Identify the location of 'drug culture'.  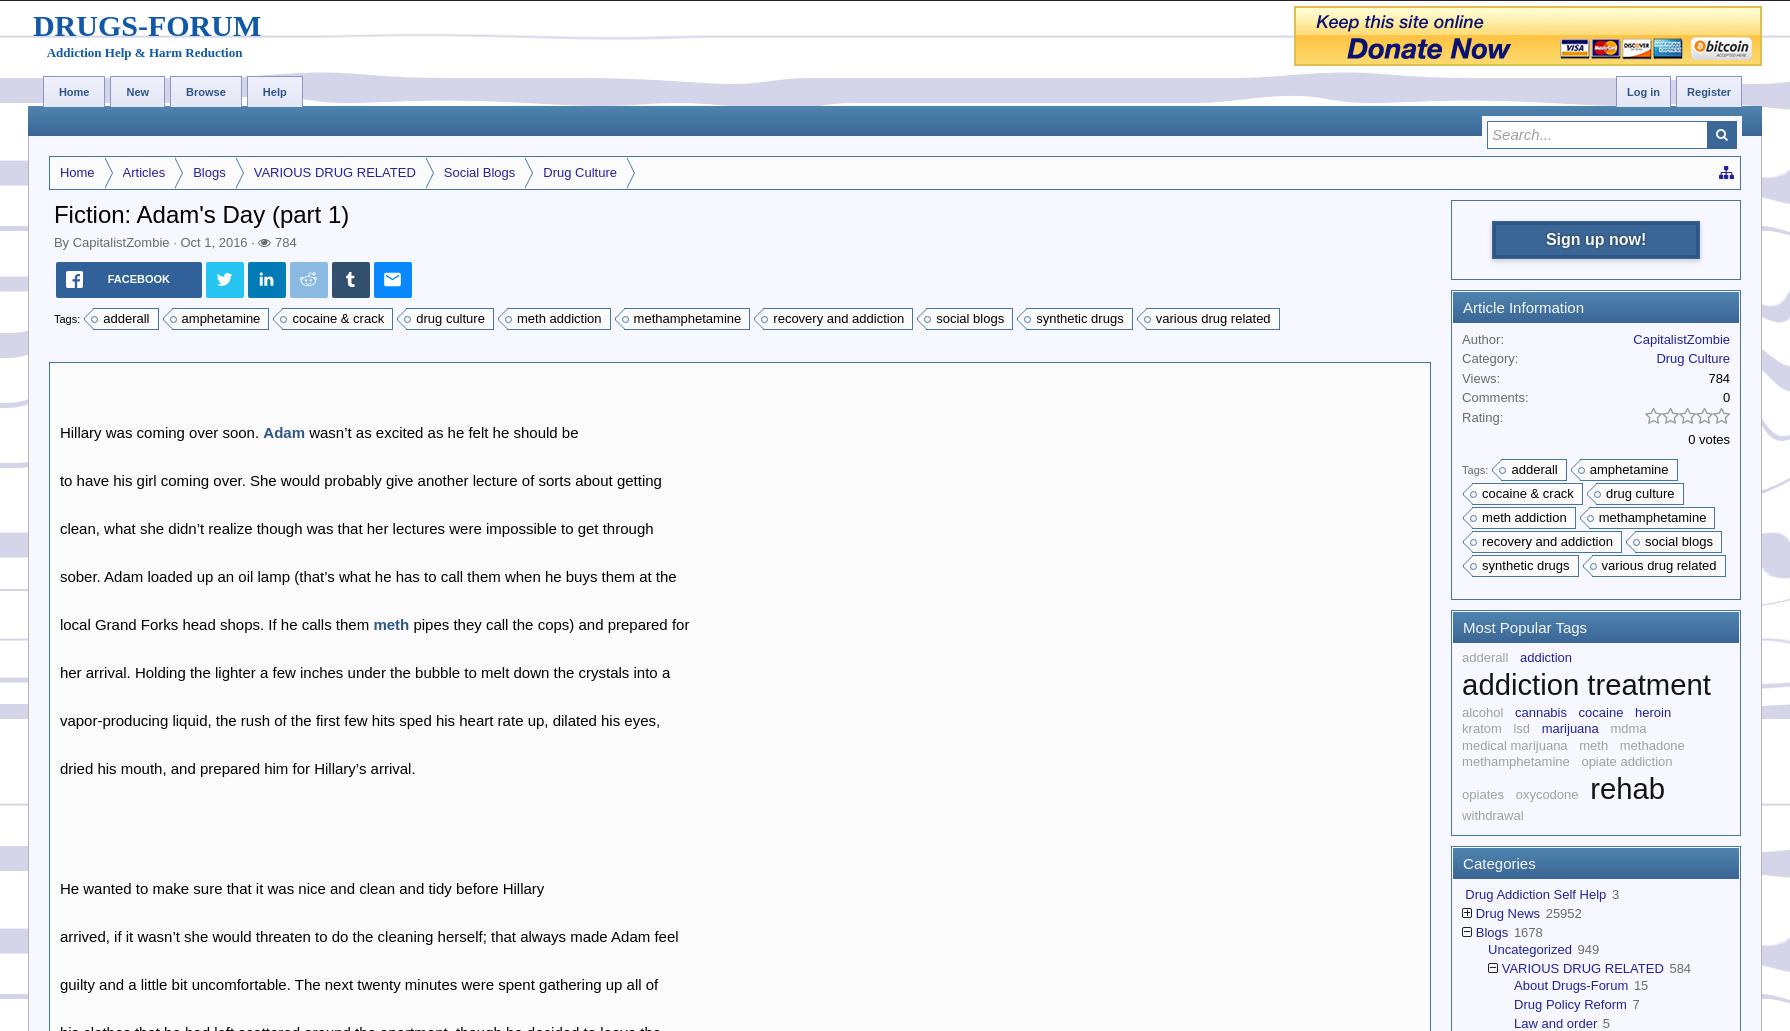
(449, 316).